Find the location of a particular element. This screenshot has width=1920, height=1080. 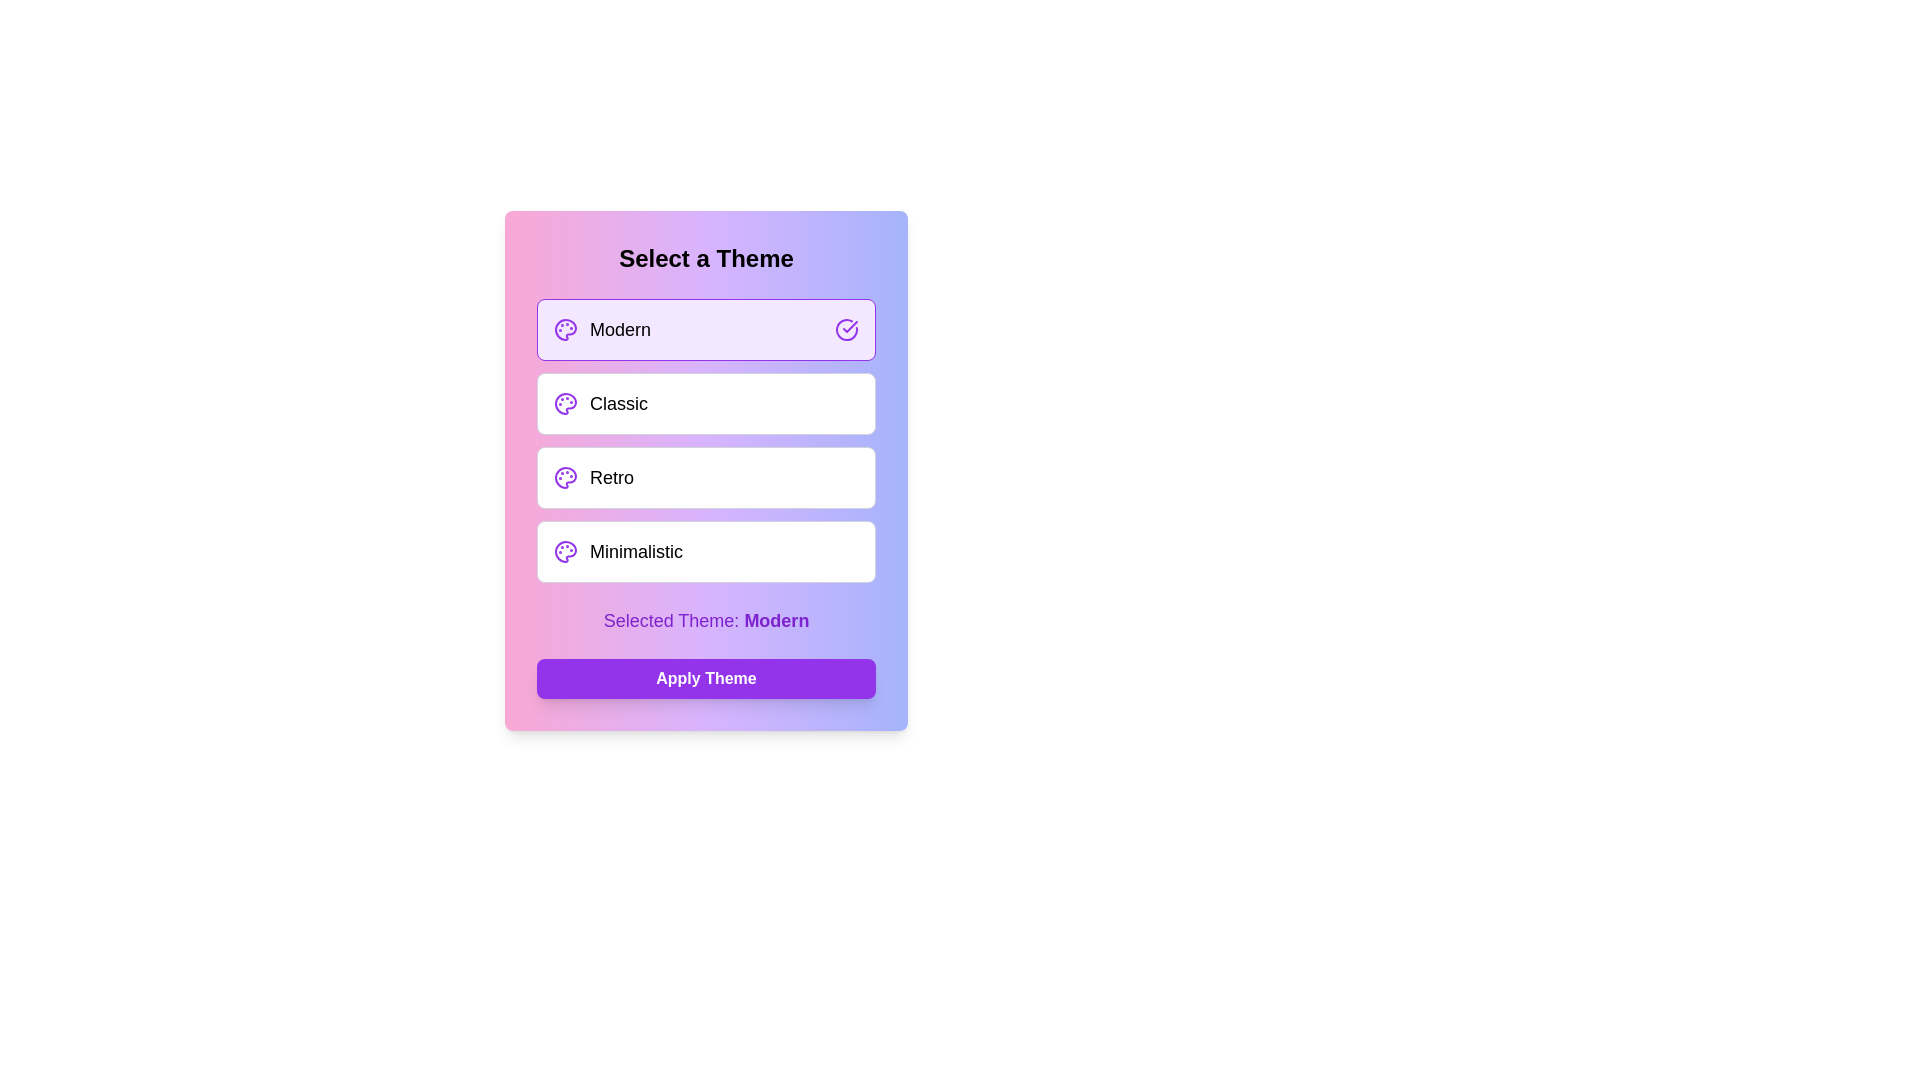

the first list item labeled 'Modern' that contains a bold text and a palette icon is located at coordinates (601, 329).